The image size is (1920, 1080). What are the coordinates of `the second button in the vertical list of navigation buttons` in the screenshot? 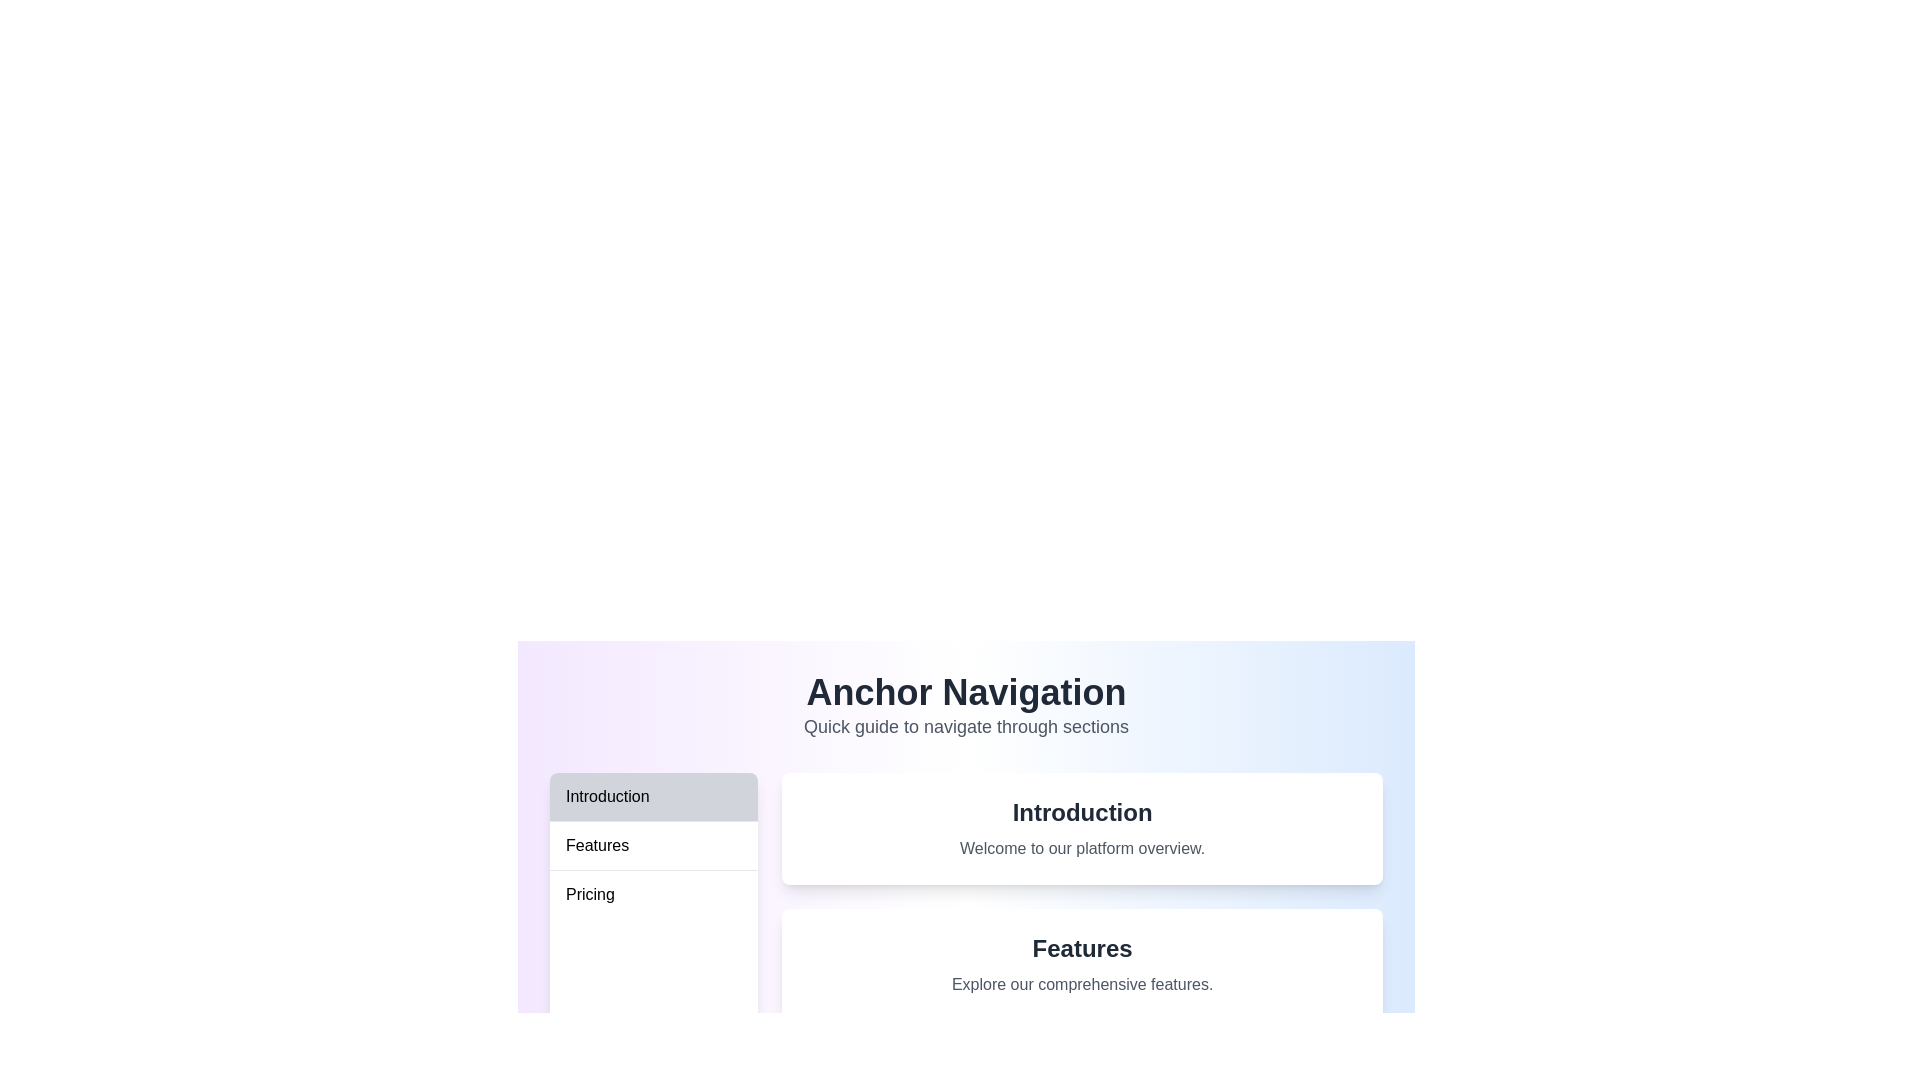 It's located at (654, 845).